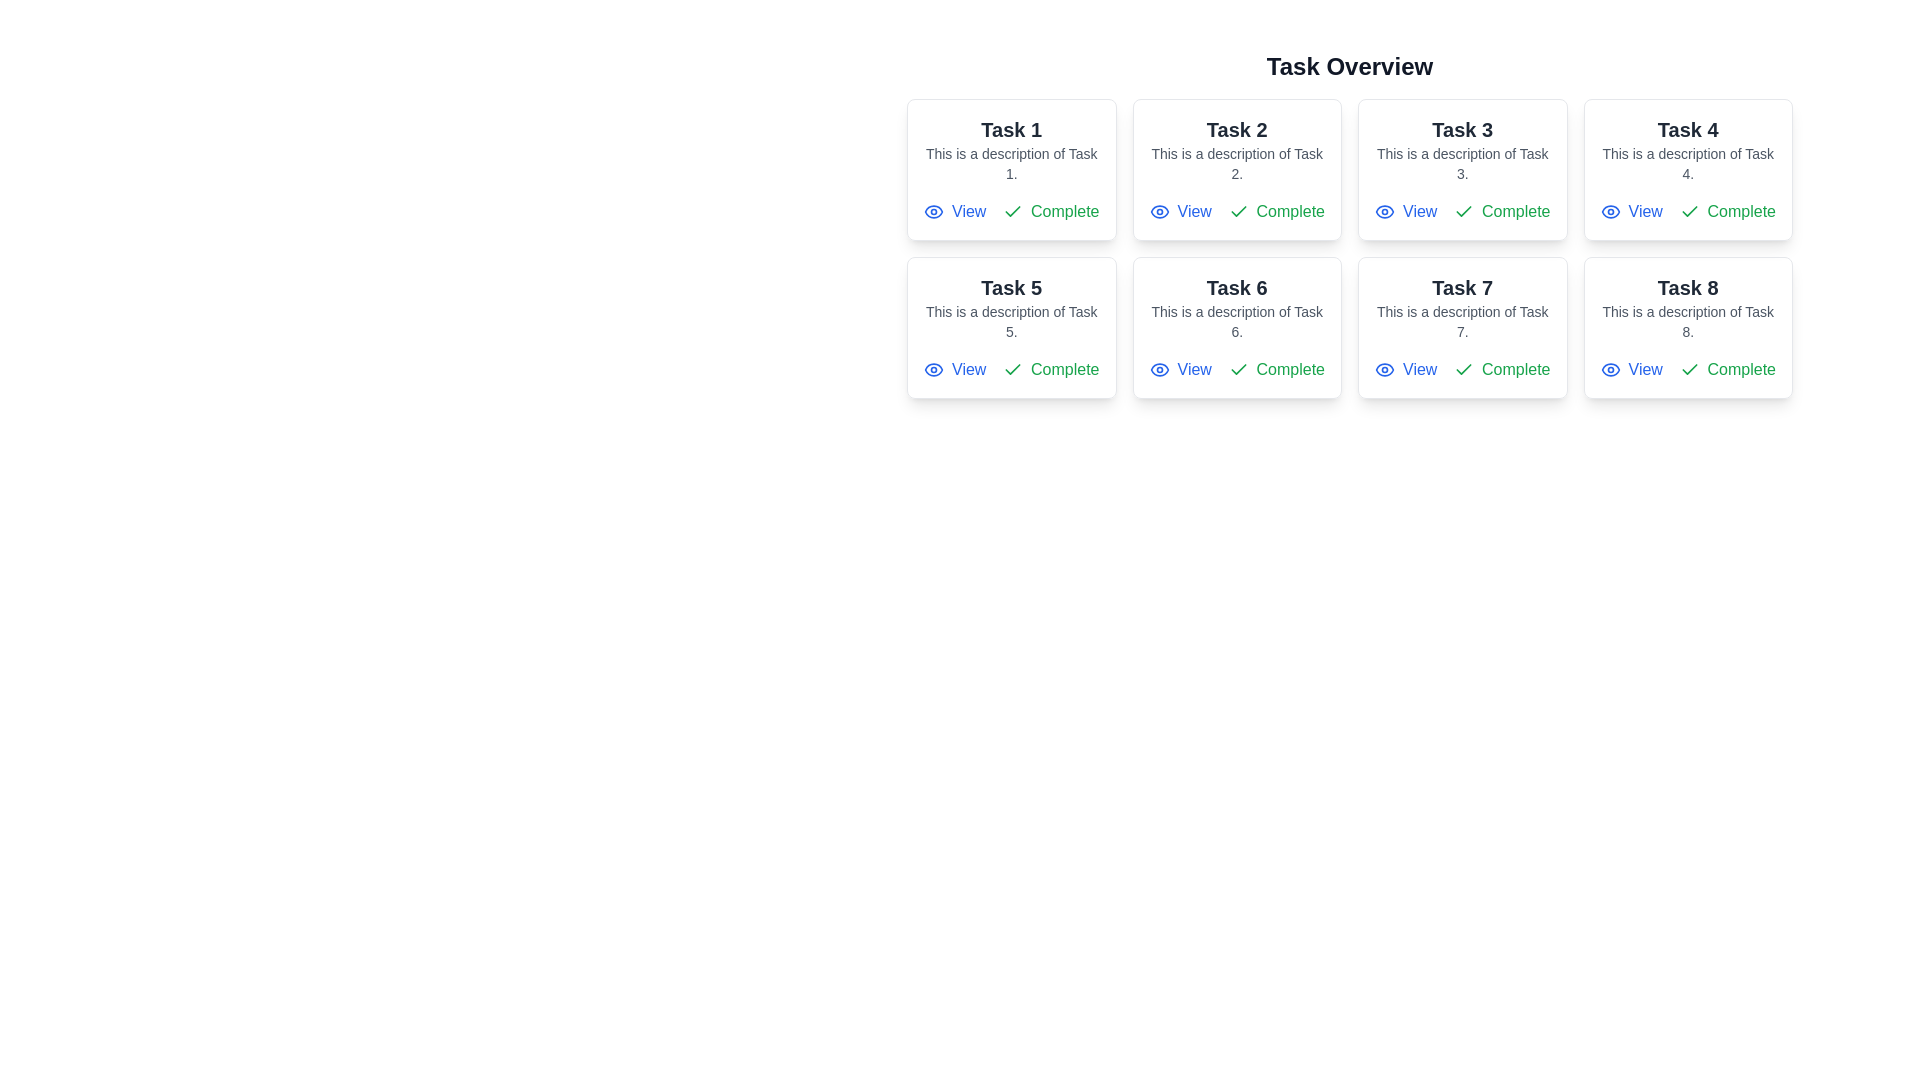 The height and width of the screenshot is (1080, 1920). Describe the element at coordinates (1236, 212) in the screenshot. I see `the 'Complete' label styled in green with a checkmark icon to mark the task as done, located at the bottom of the 'Task 2' card` at that location.